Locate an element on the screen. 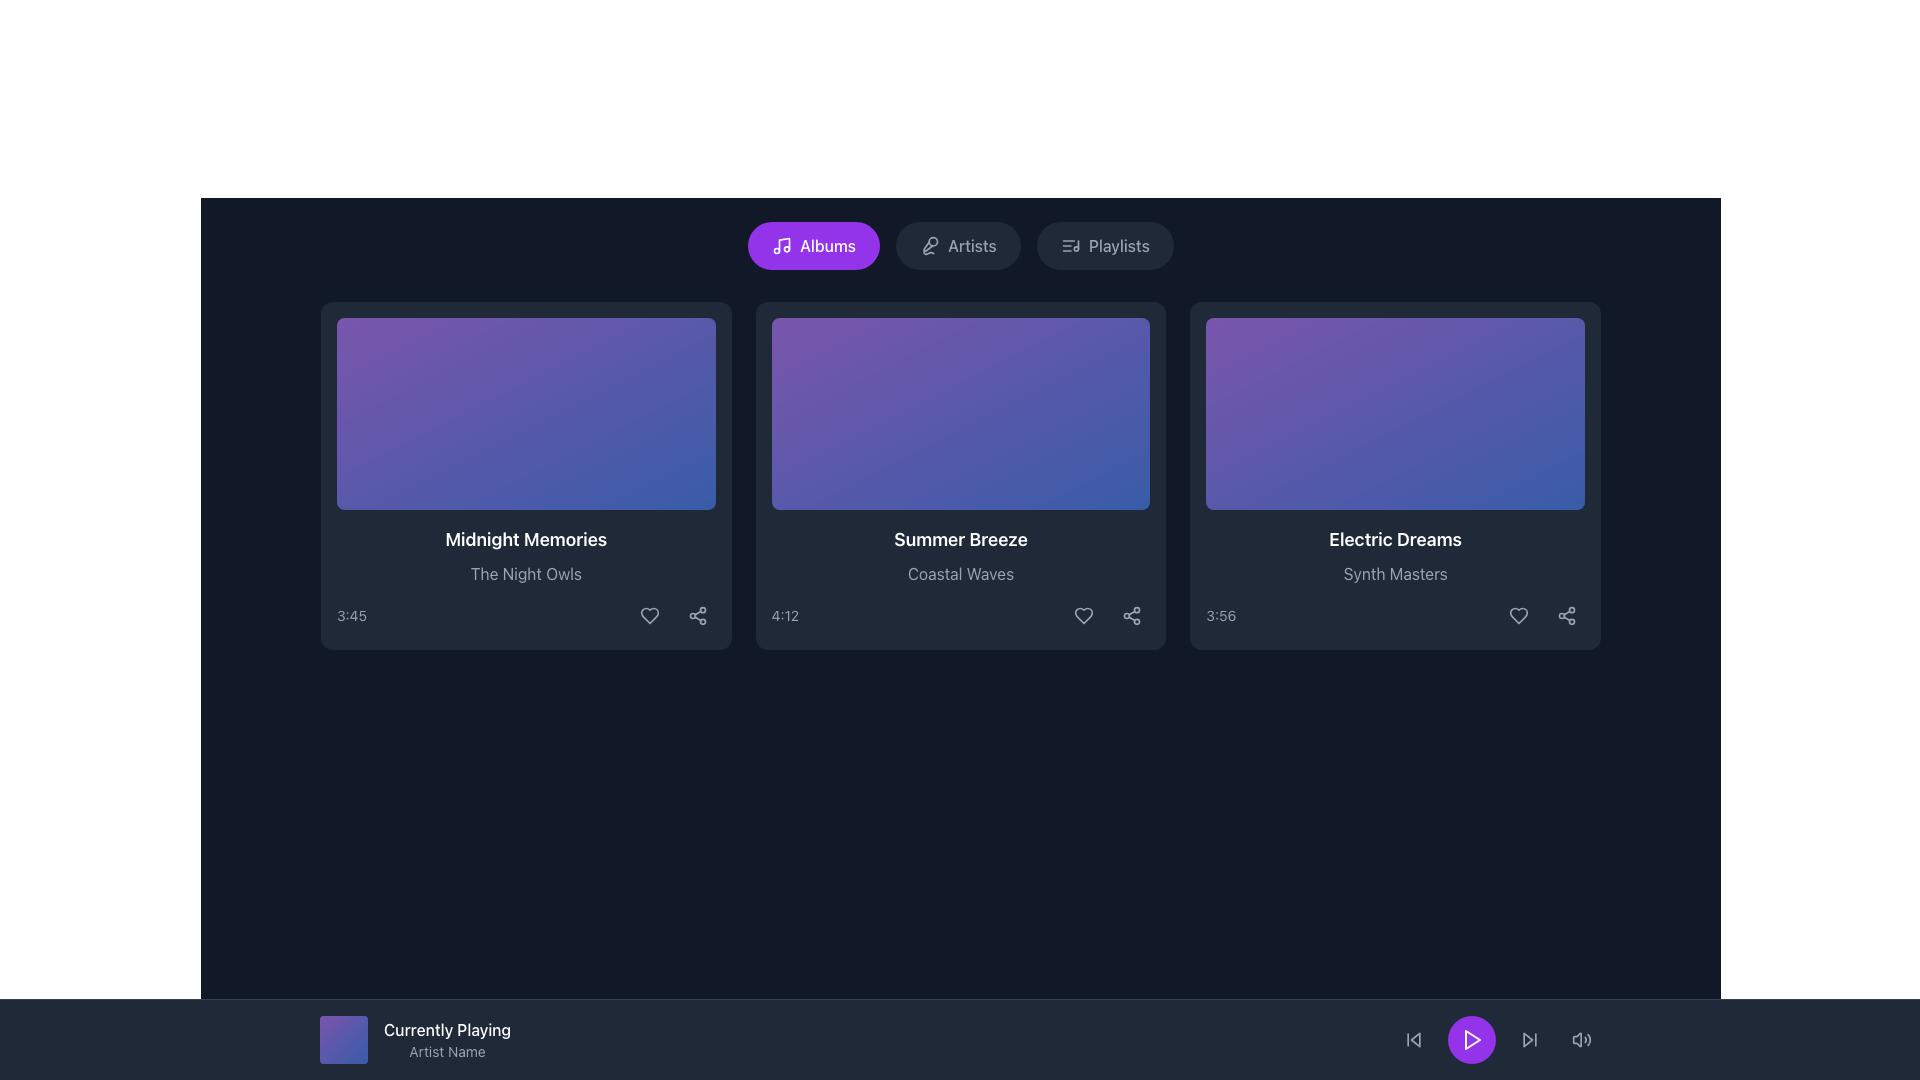  the 'Artists' button icon located in the navigation bar, which represents vocal or artist-related content is located at coordinates (929, 245).